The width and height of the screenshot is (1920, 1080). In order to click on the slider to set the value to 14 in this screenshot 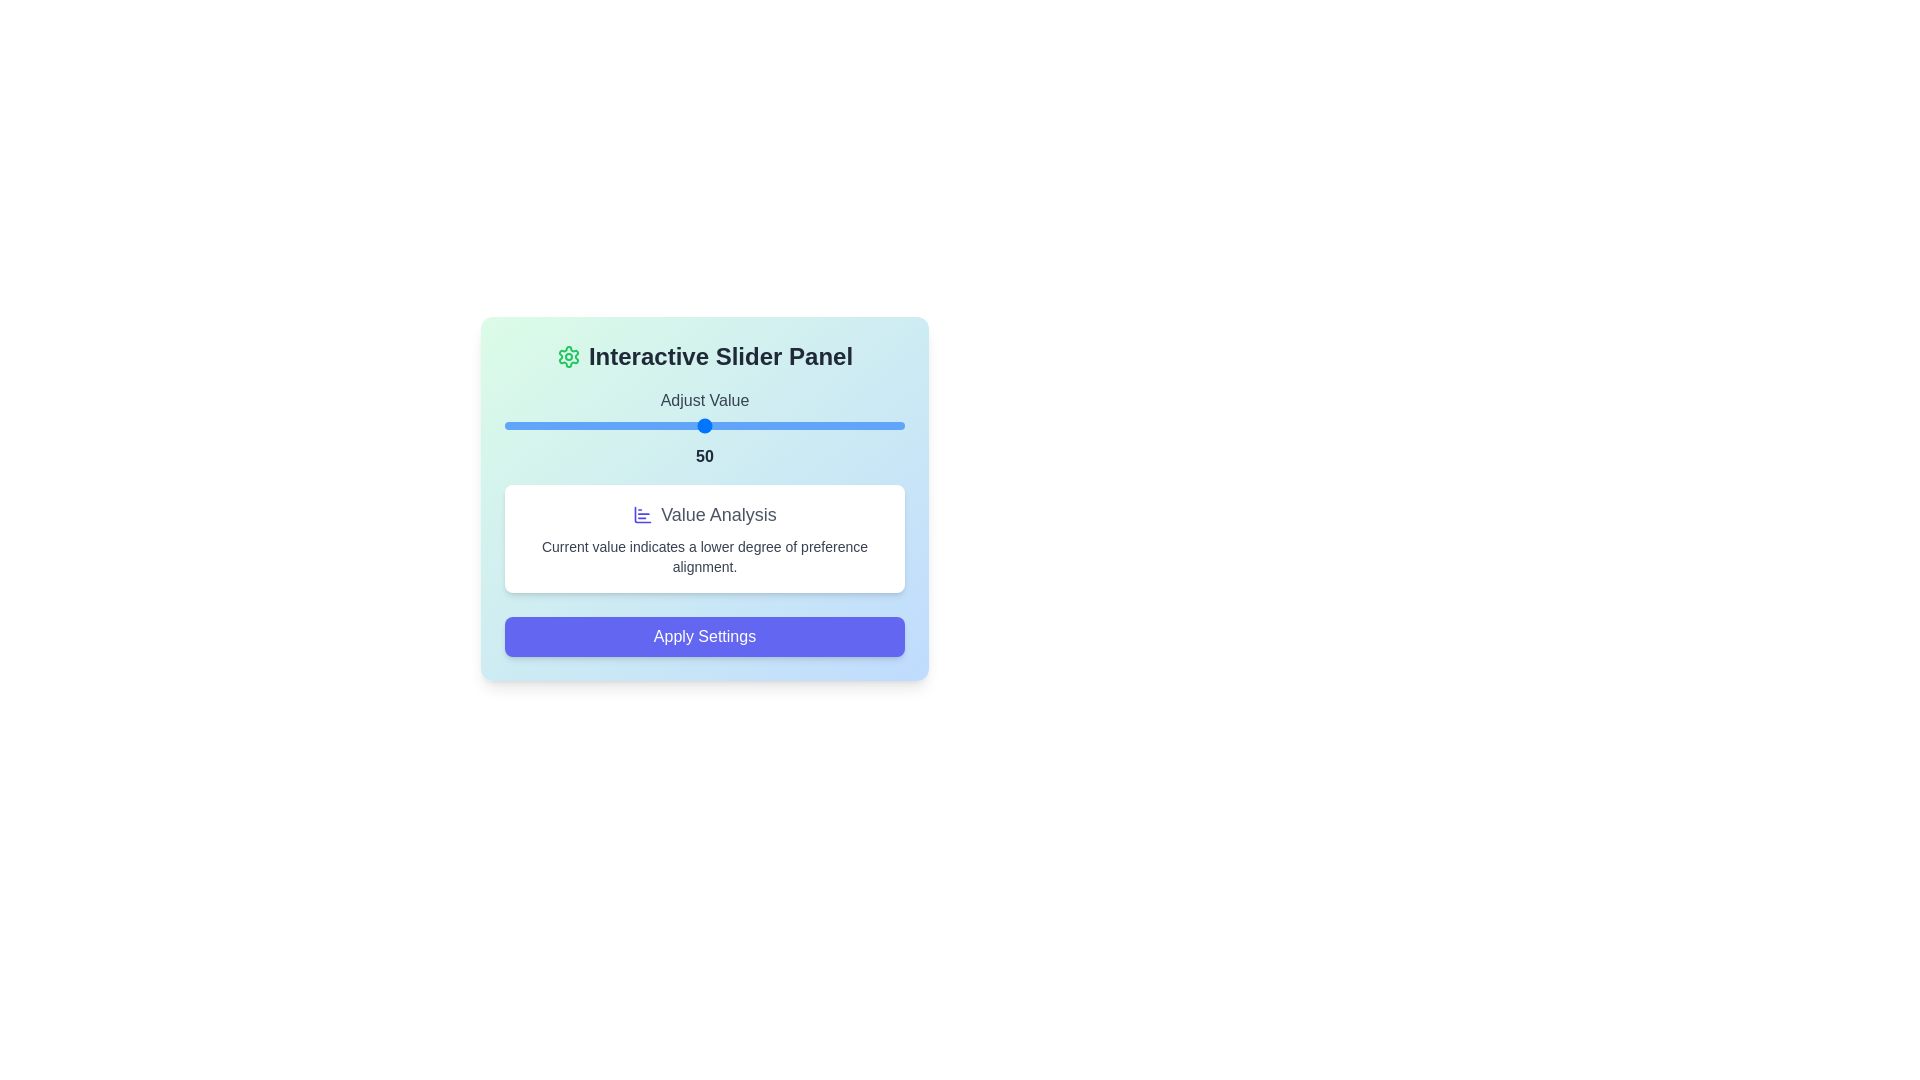, I will do `click(560, 424)`.